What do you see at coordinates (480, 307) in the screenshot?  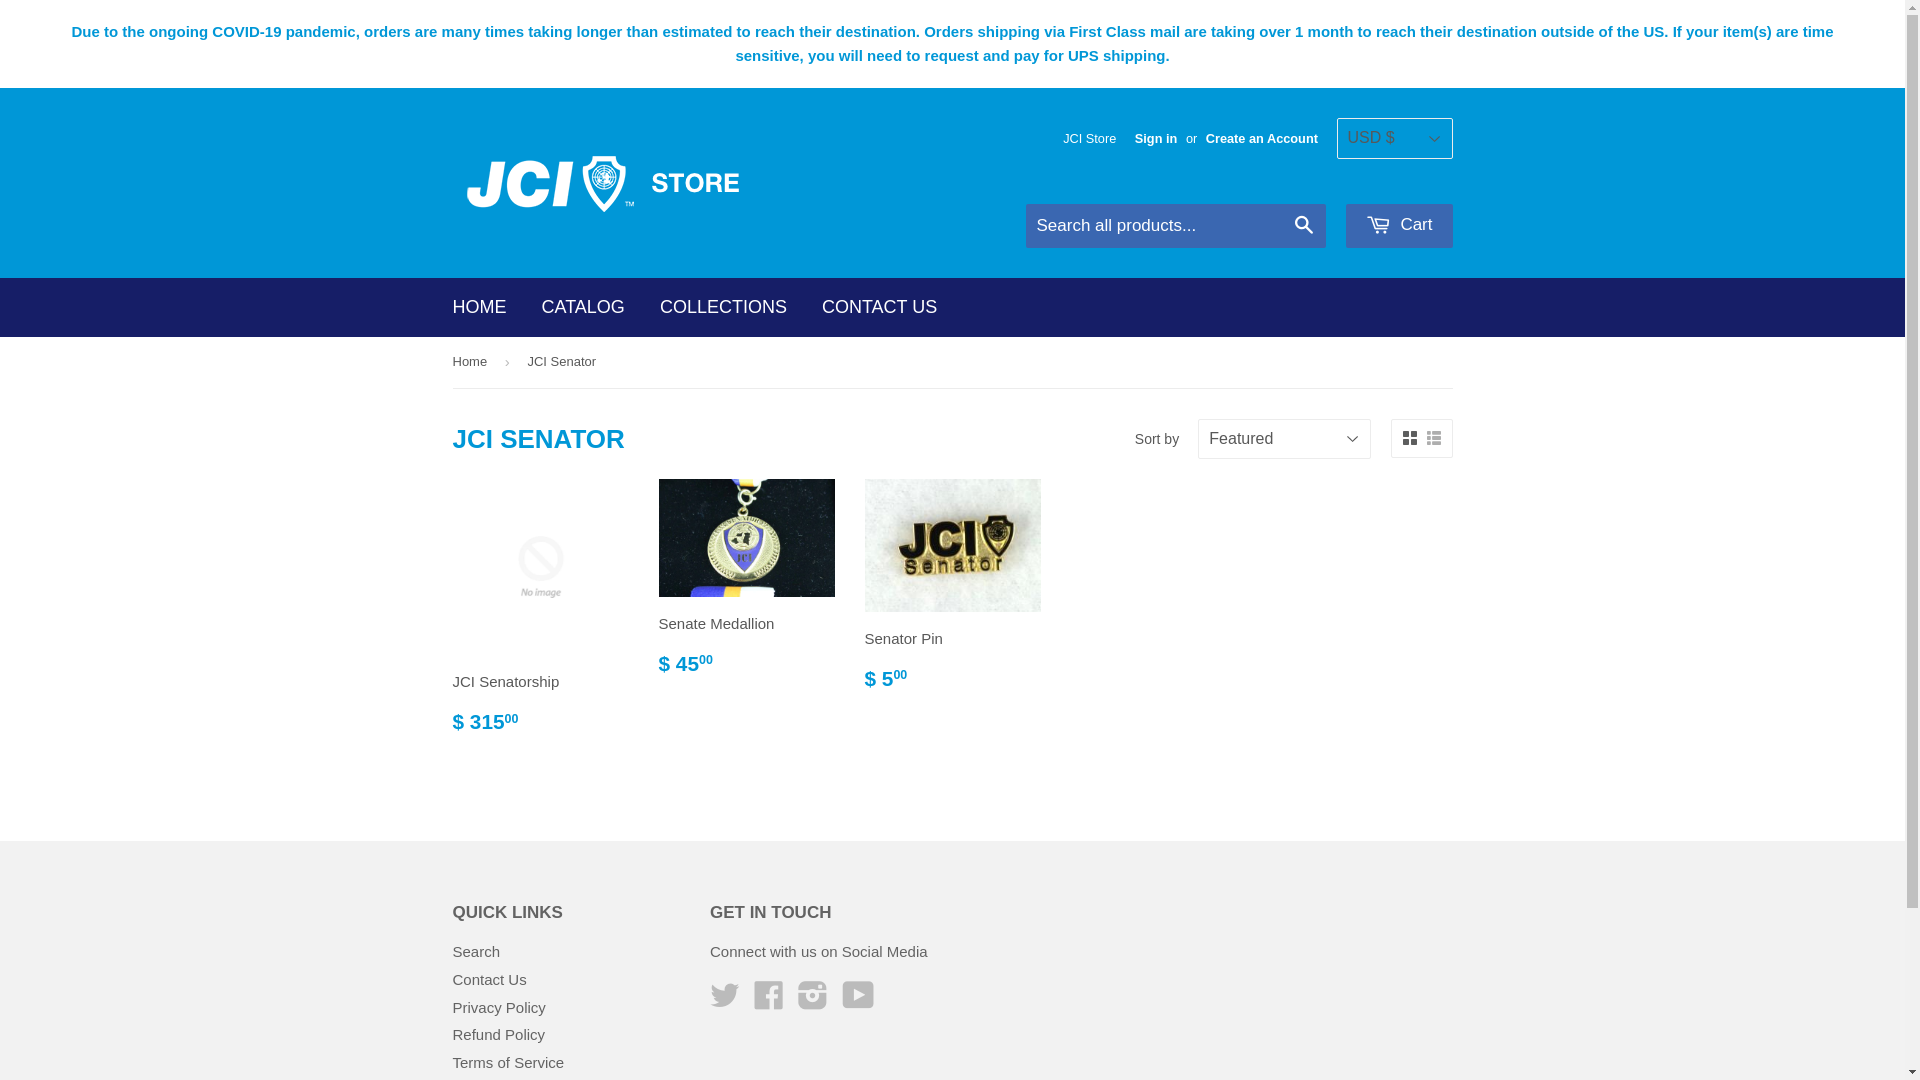 I see `'HOME'` at bounding box center [480, 307].